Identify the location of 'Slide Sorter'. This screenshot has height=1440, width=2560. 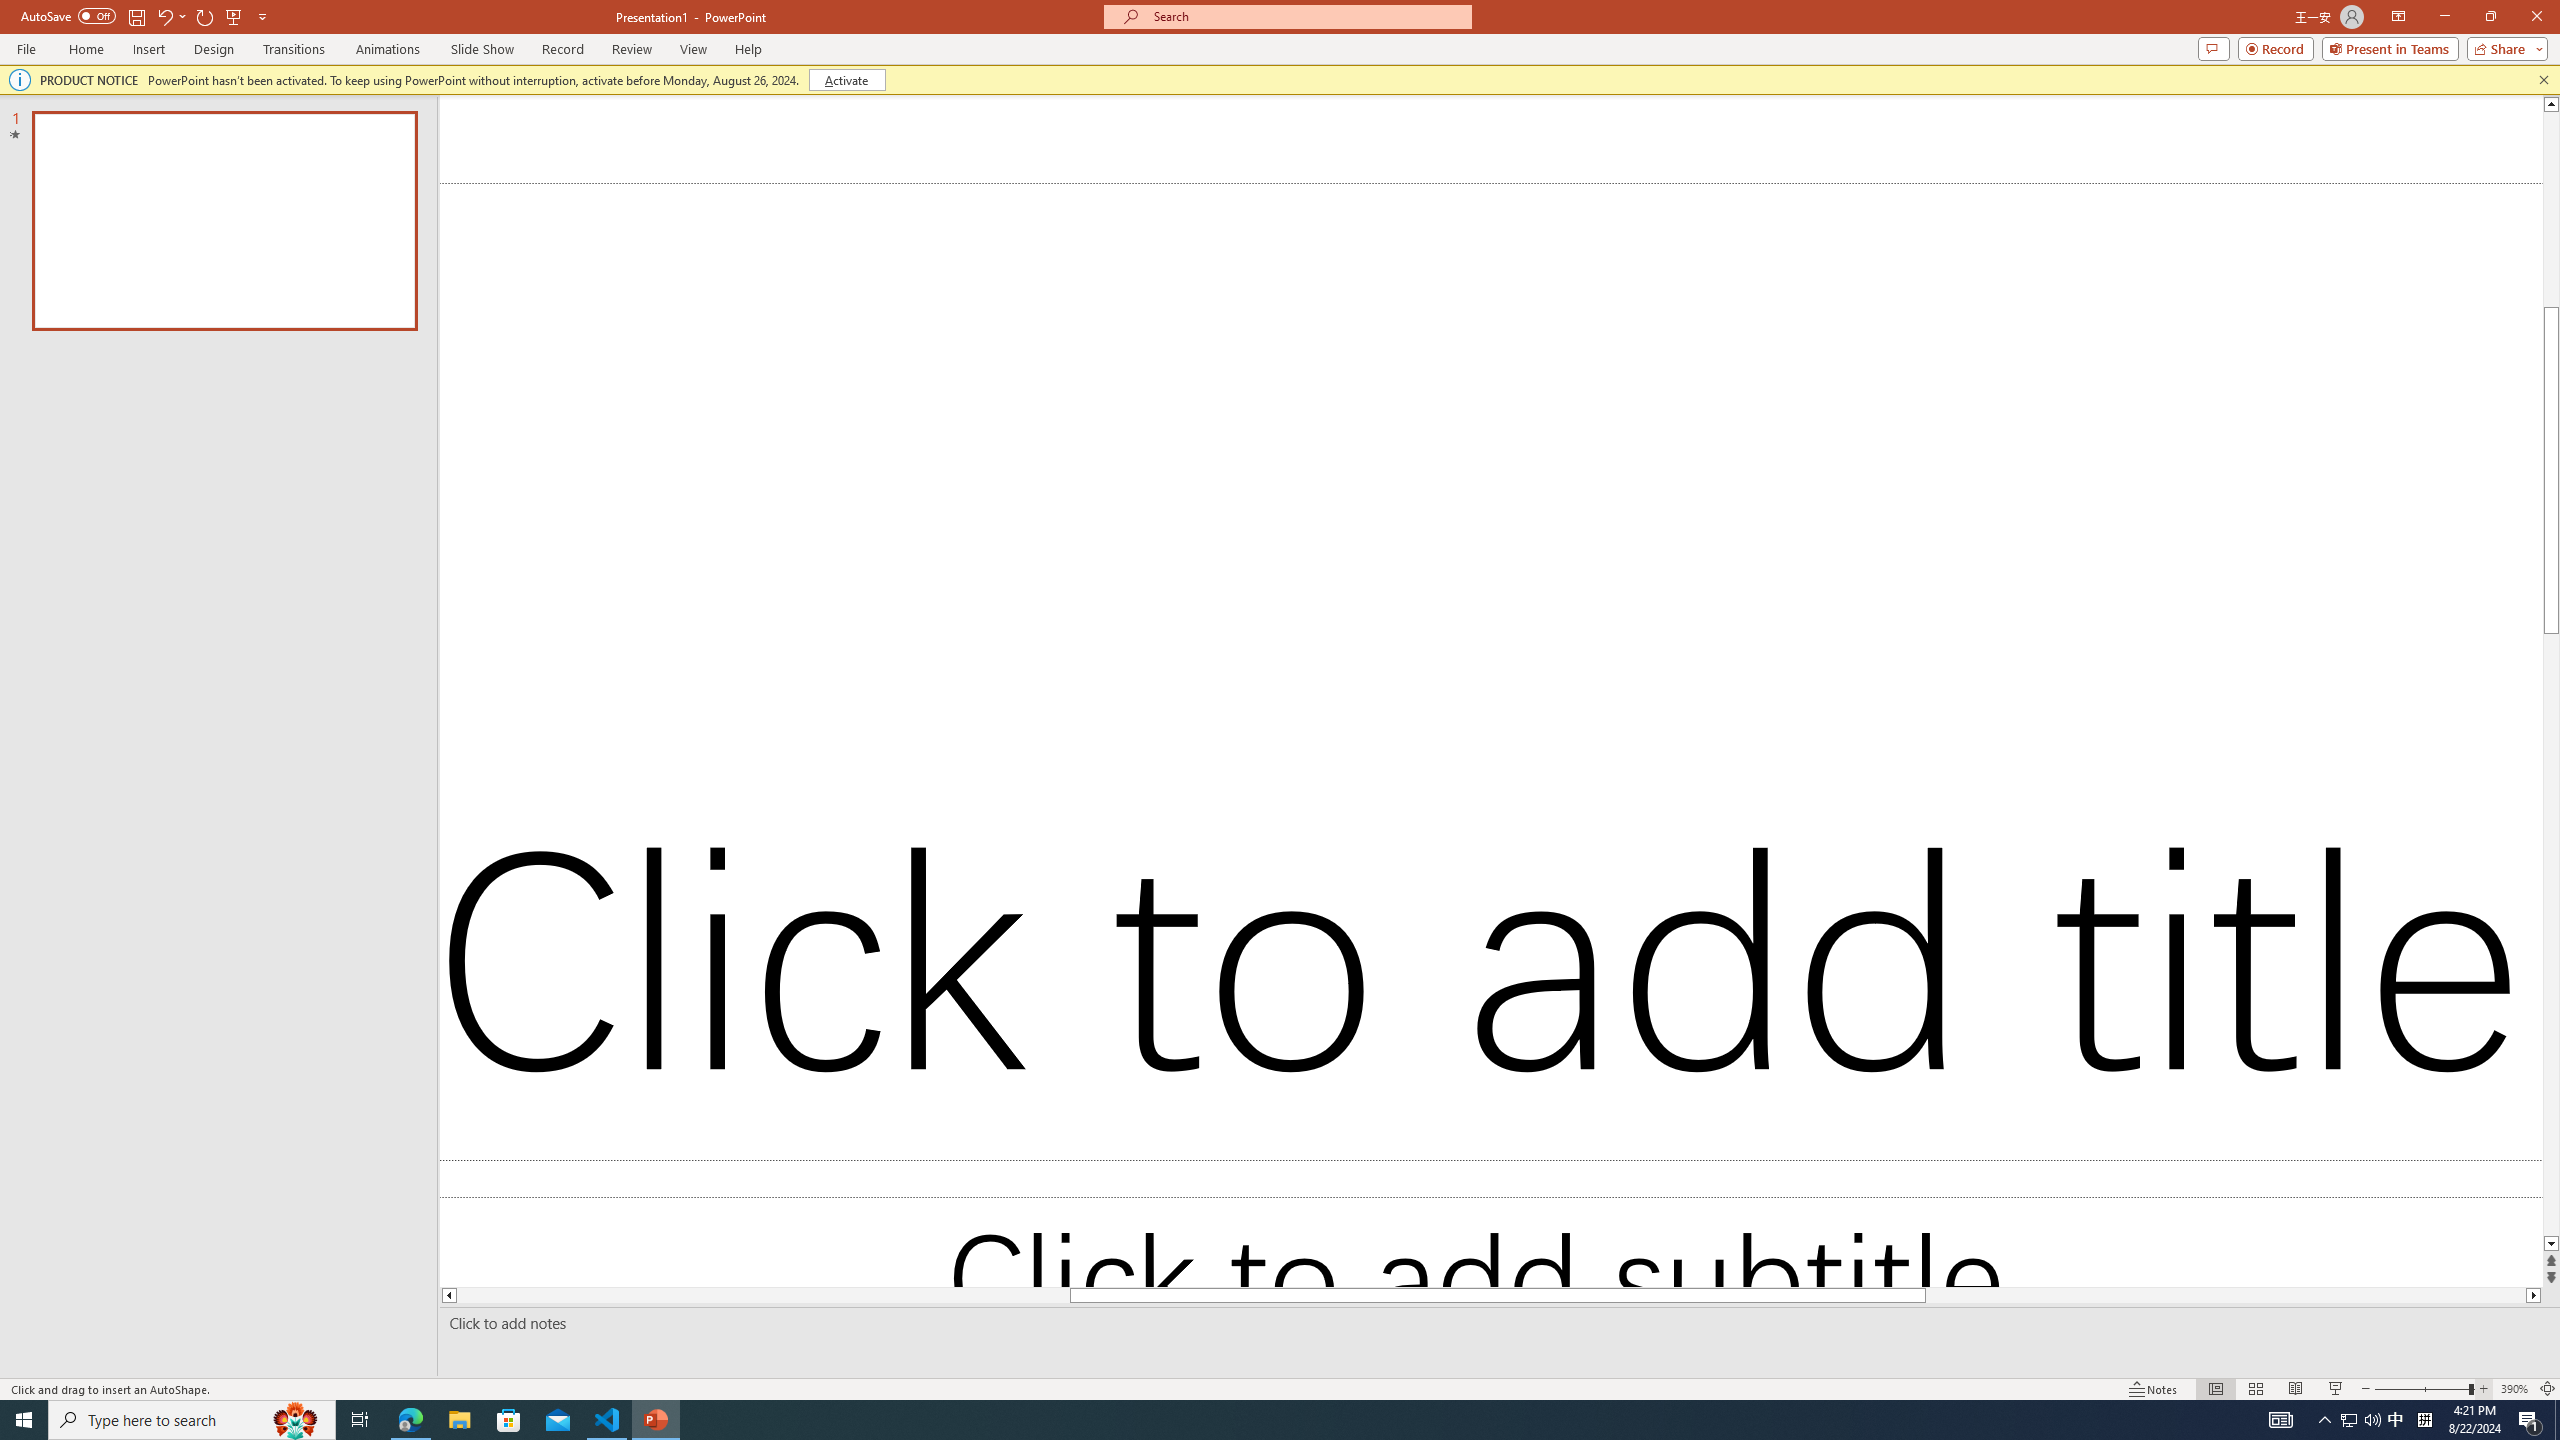
(2254, 1389).